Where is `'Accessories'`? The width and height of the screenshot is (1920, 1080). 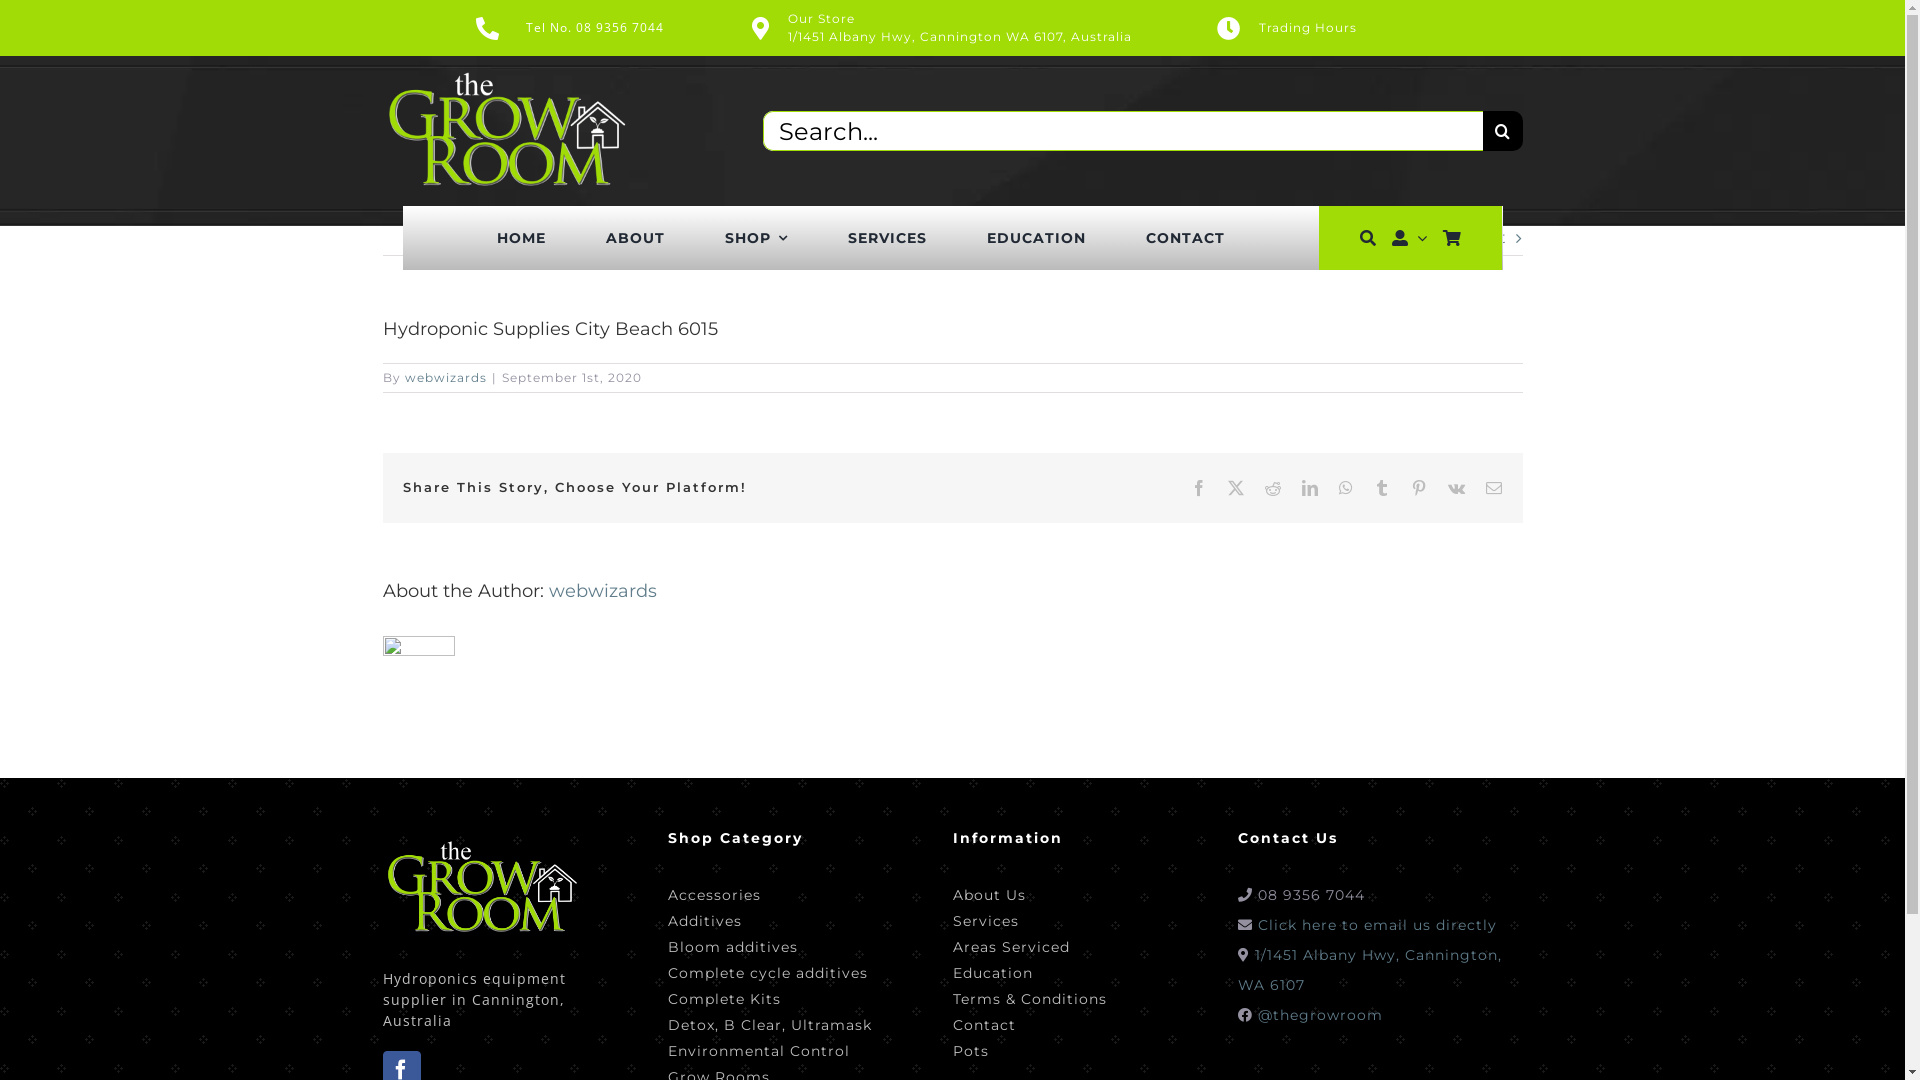
'Accessories' is located at coordinates (768, 892).